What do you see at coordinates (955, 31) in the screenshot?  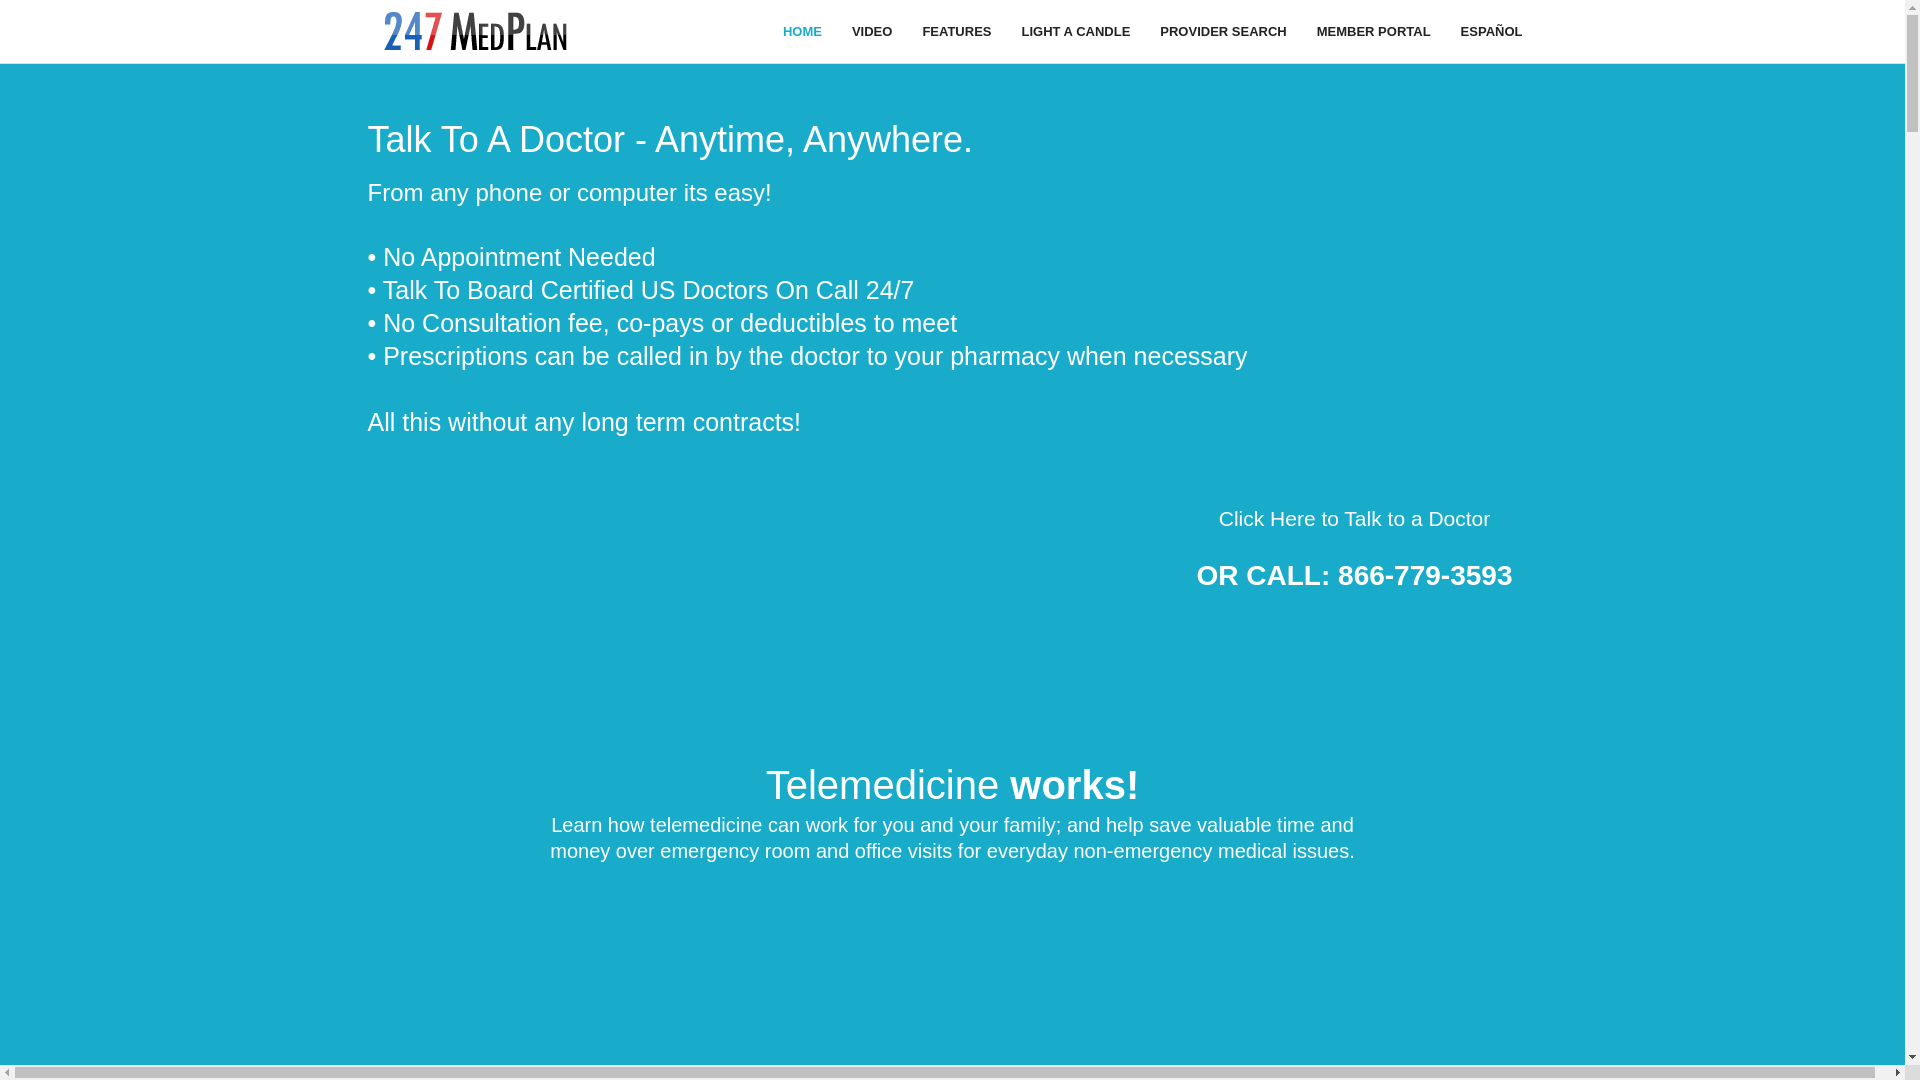 I see `'FEATURES'` at bounding box center [955, 31].